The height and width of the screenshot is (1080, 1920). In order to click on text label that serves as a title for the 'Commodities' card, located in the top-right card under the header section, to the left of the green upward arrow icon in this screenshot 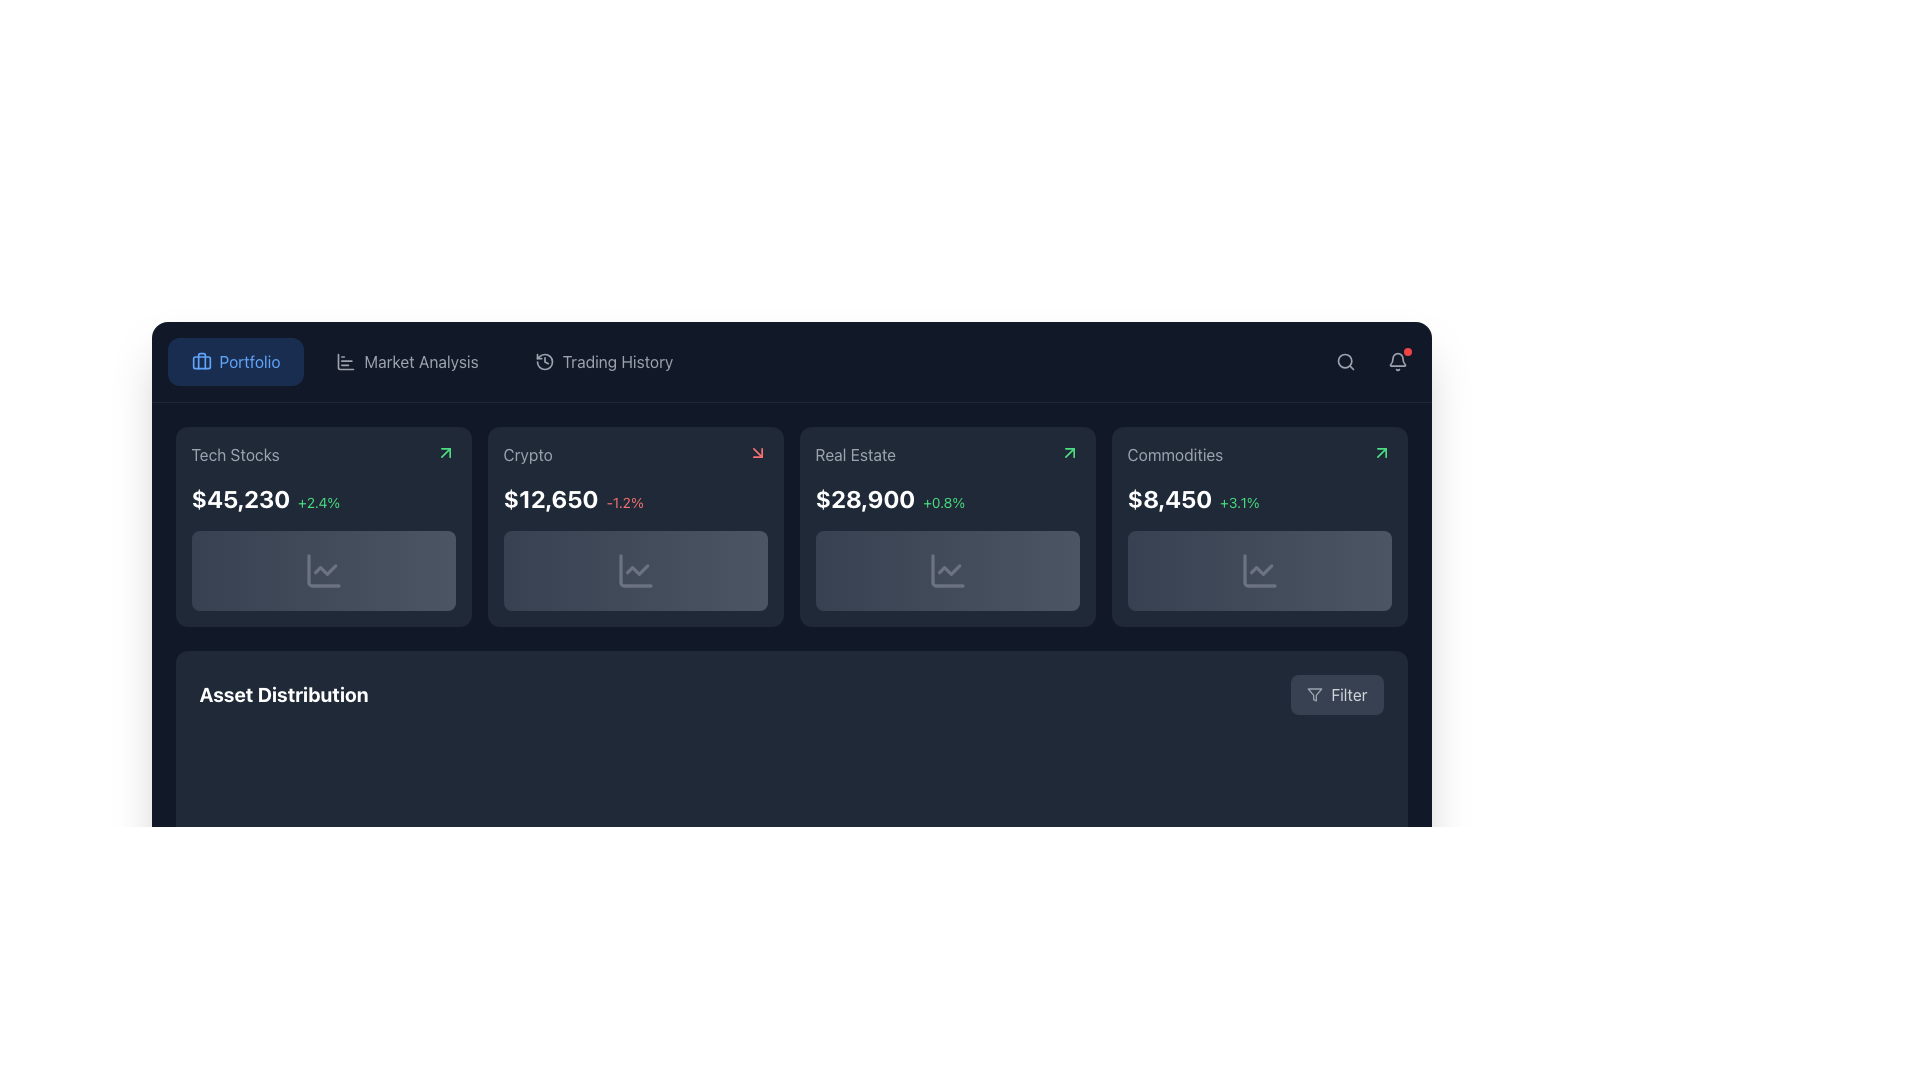, I will do `click(1175, 455)`.